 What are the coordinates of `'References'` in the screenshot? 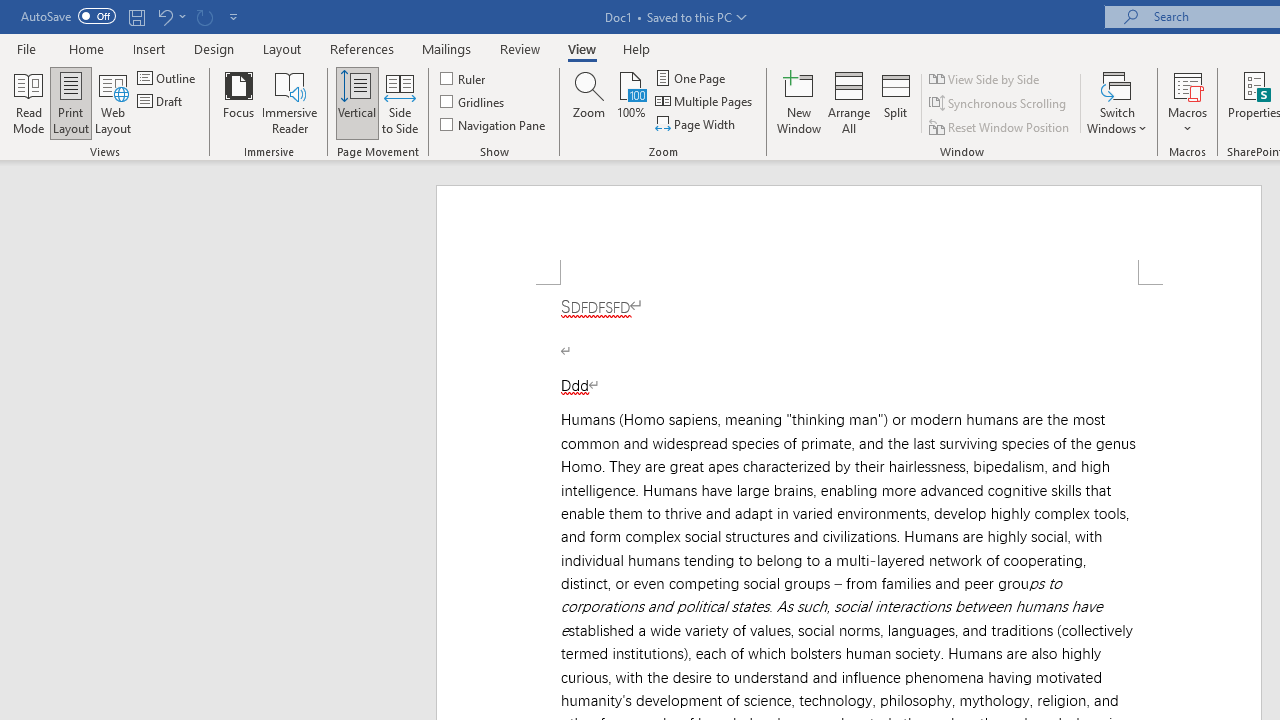 It's located at (362, 48).